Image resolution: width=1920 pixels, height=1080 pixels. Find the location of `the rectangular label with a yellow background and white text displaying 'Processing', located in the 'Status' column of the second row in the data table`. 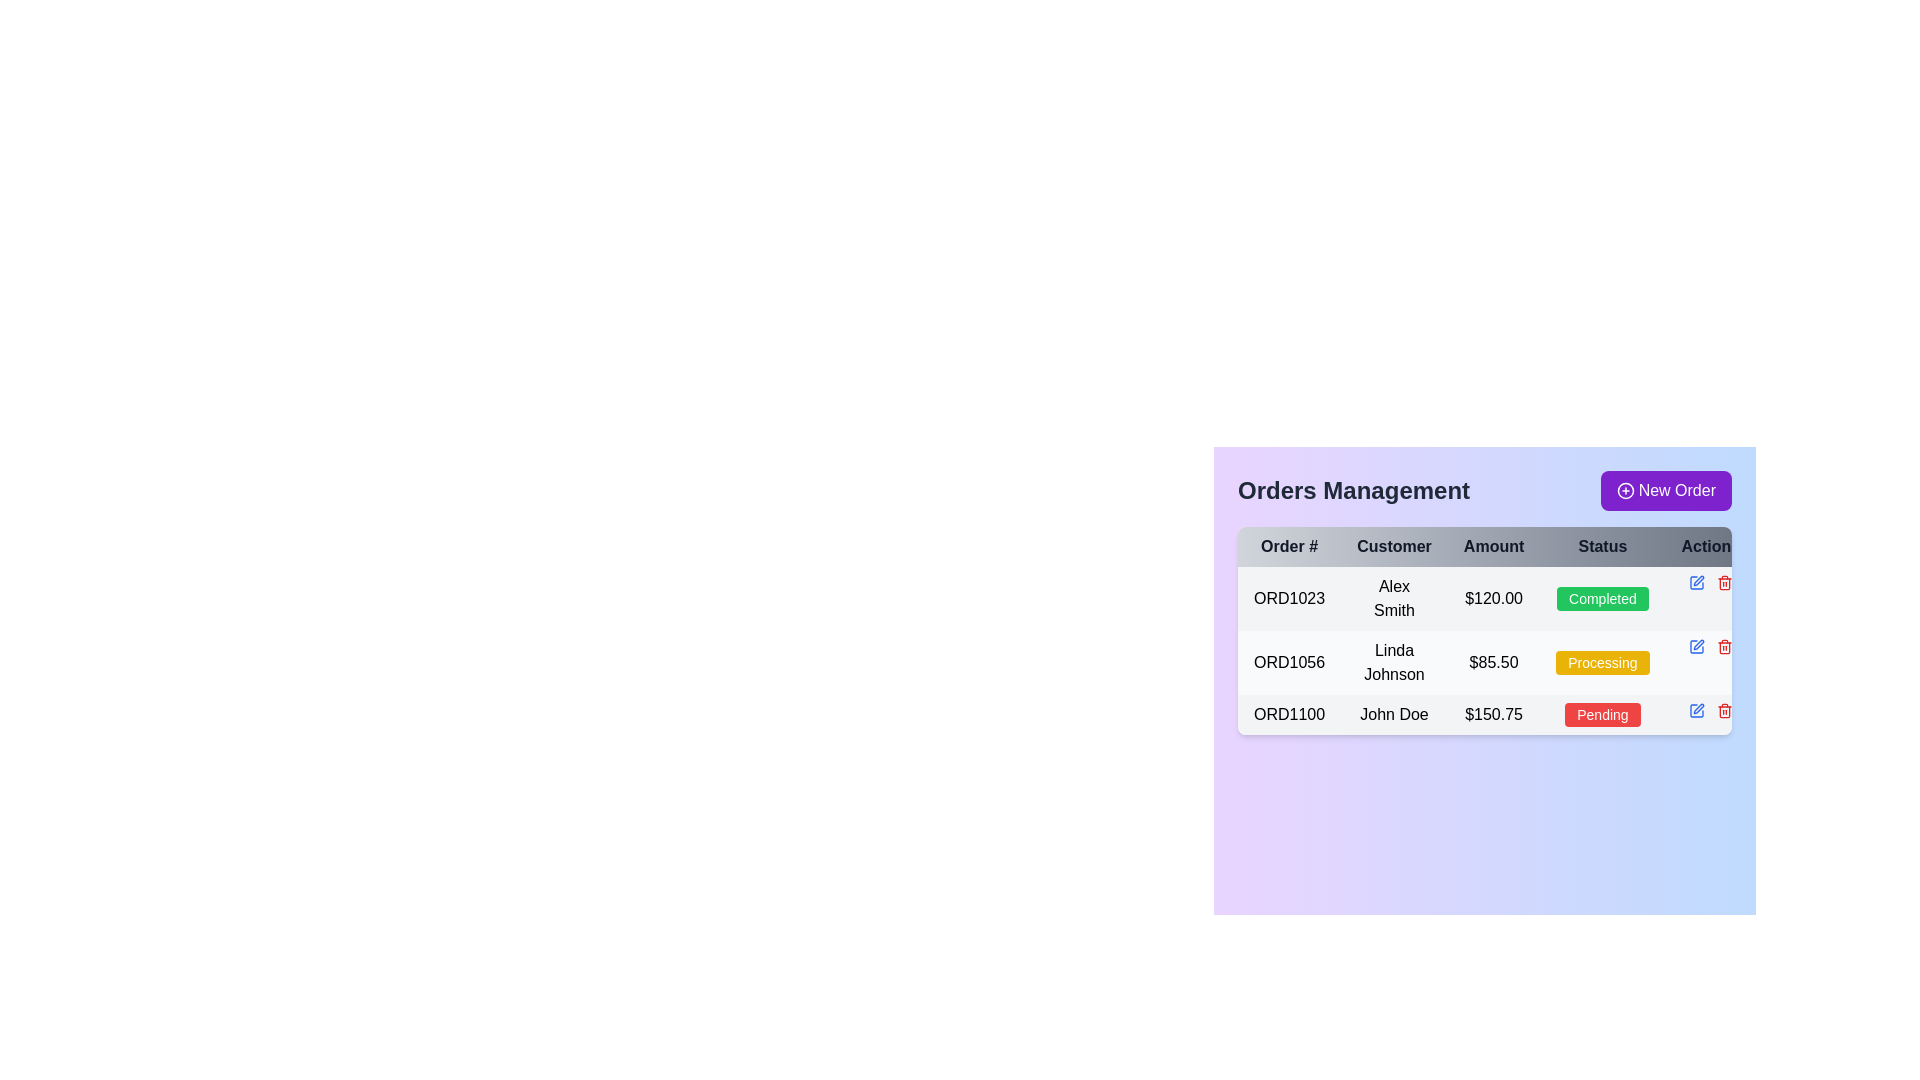

the rectangular label with a yellow background and white text displaying 'Processing', located in the 'Status' column of the second row in the data table is located at coordinates (1602, 663).